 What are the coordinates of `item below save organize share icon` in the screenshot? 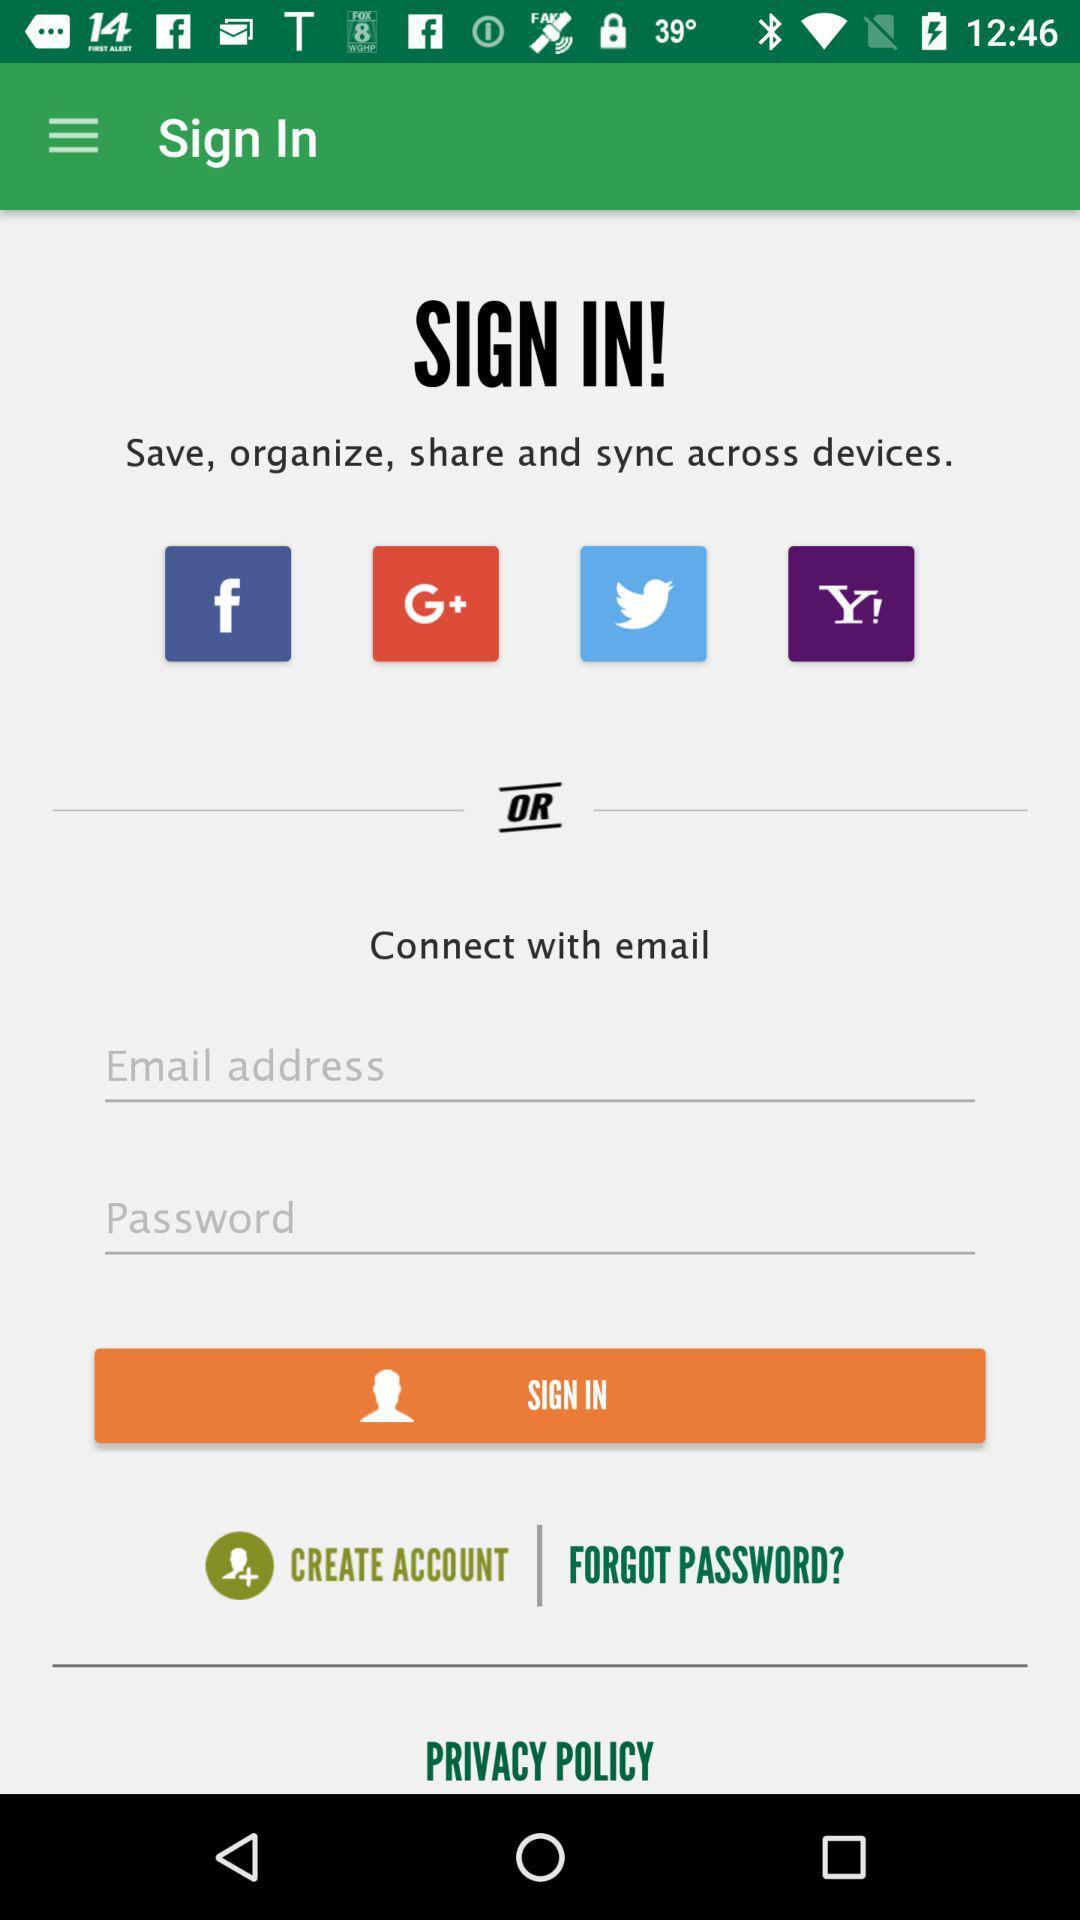 It's located at (643, 602).